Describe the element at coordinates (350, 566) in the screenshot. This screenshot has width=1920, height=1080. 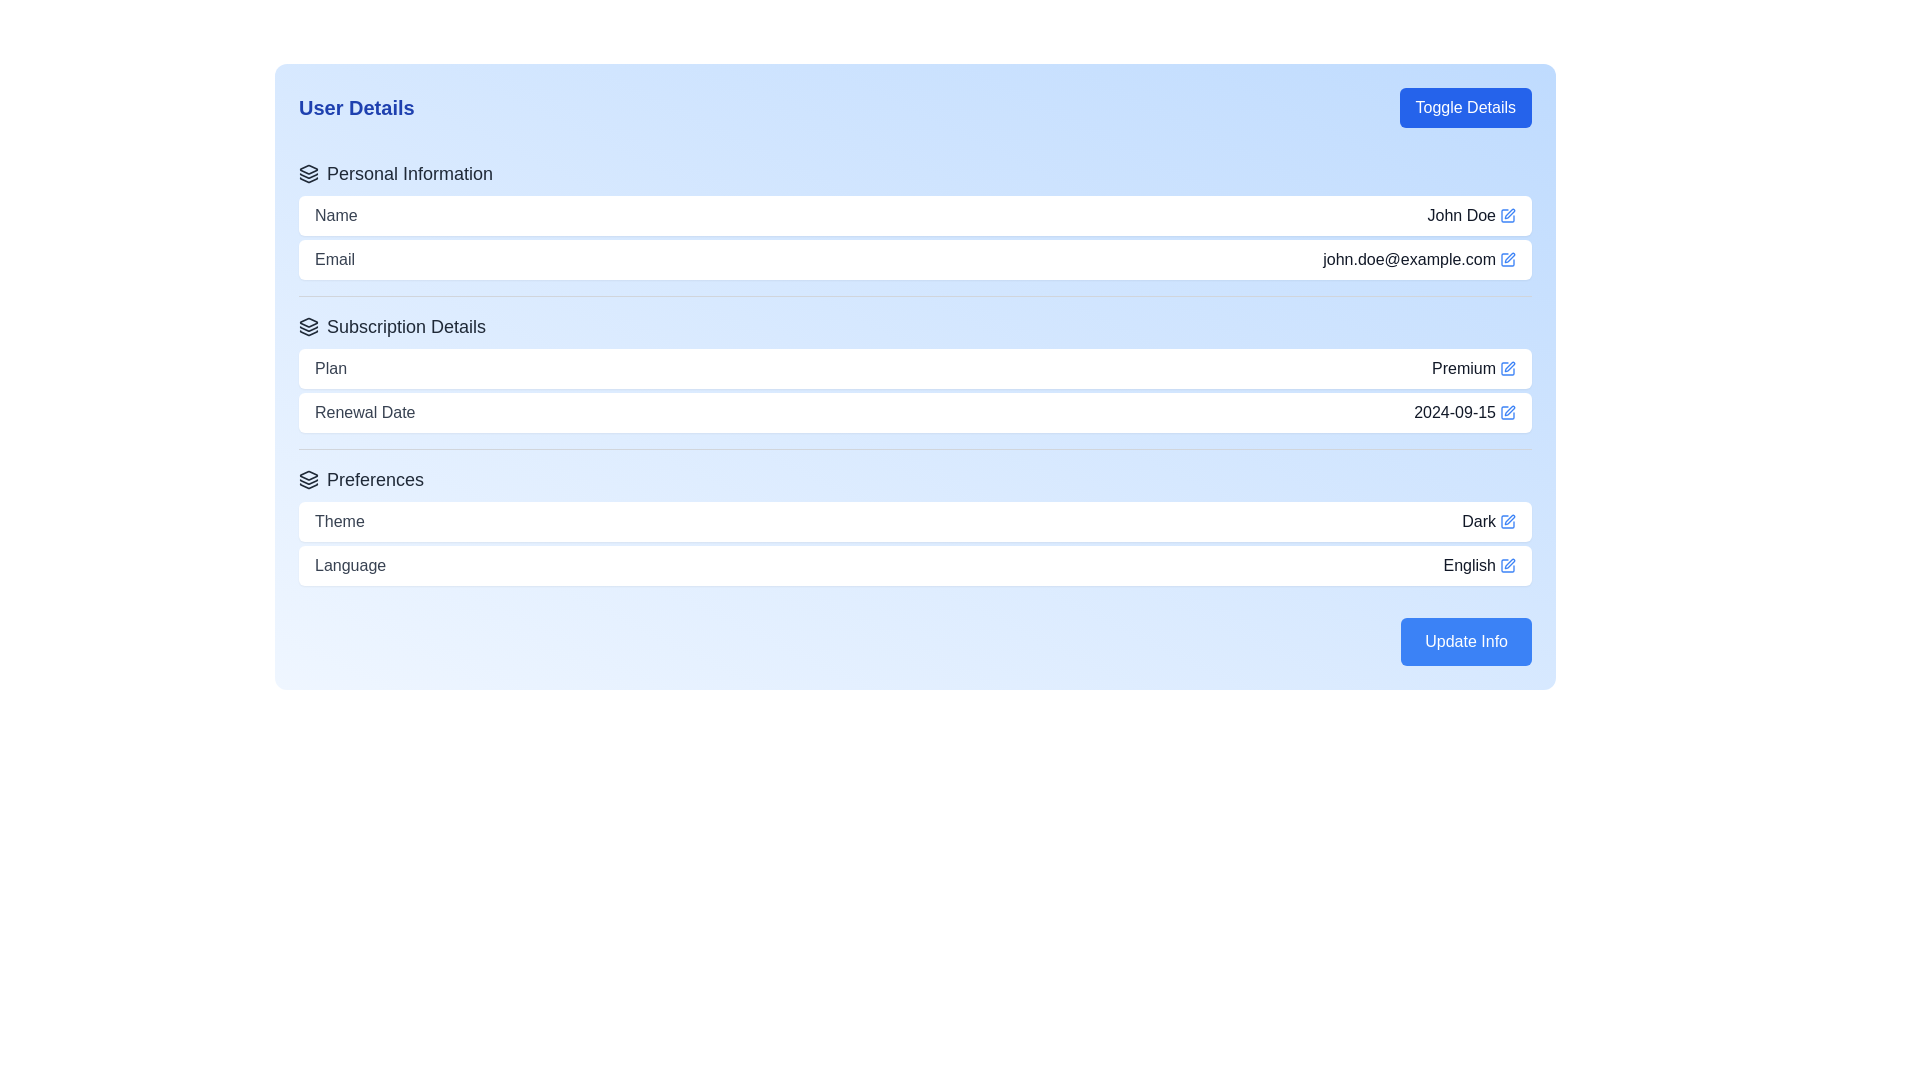
I see `the Text Label indicating the language display setting located in the 'Preferences' section, adjacent to the 'English' text and the edit icon` at that location.